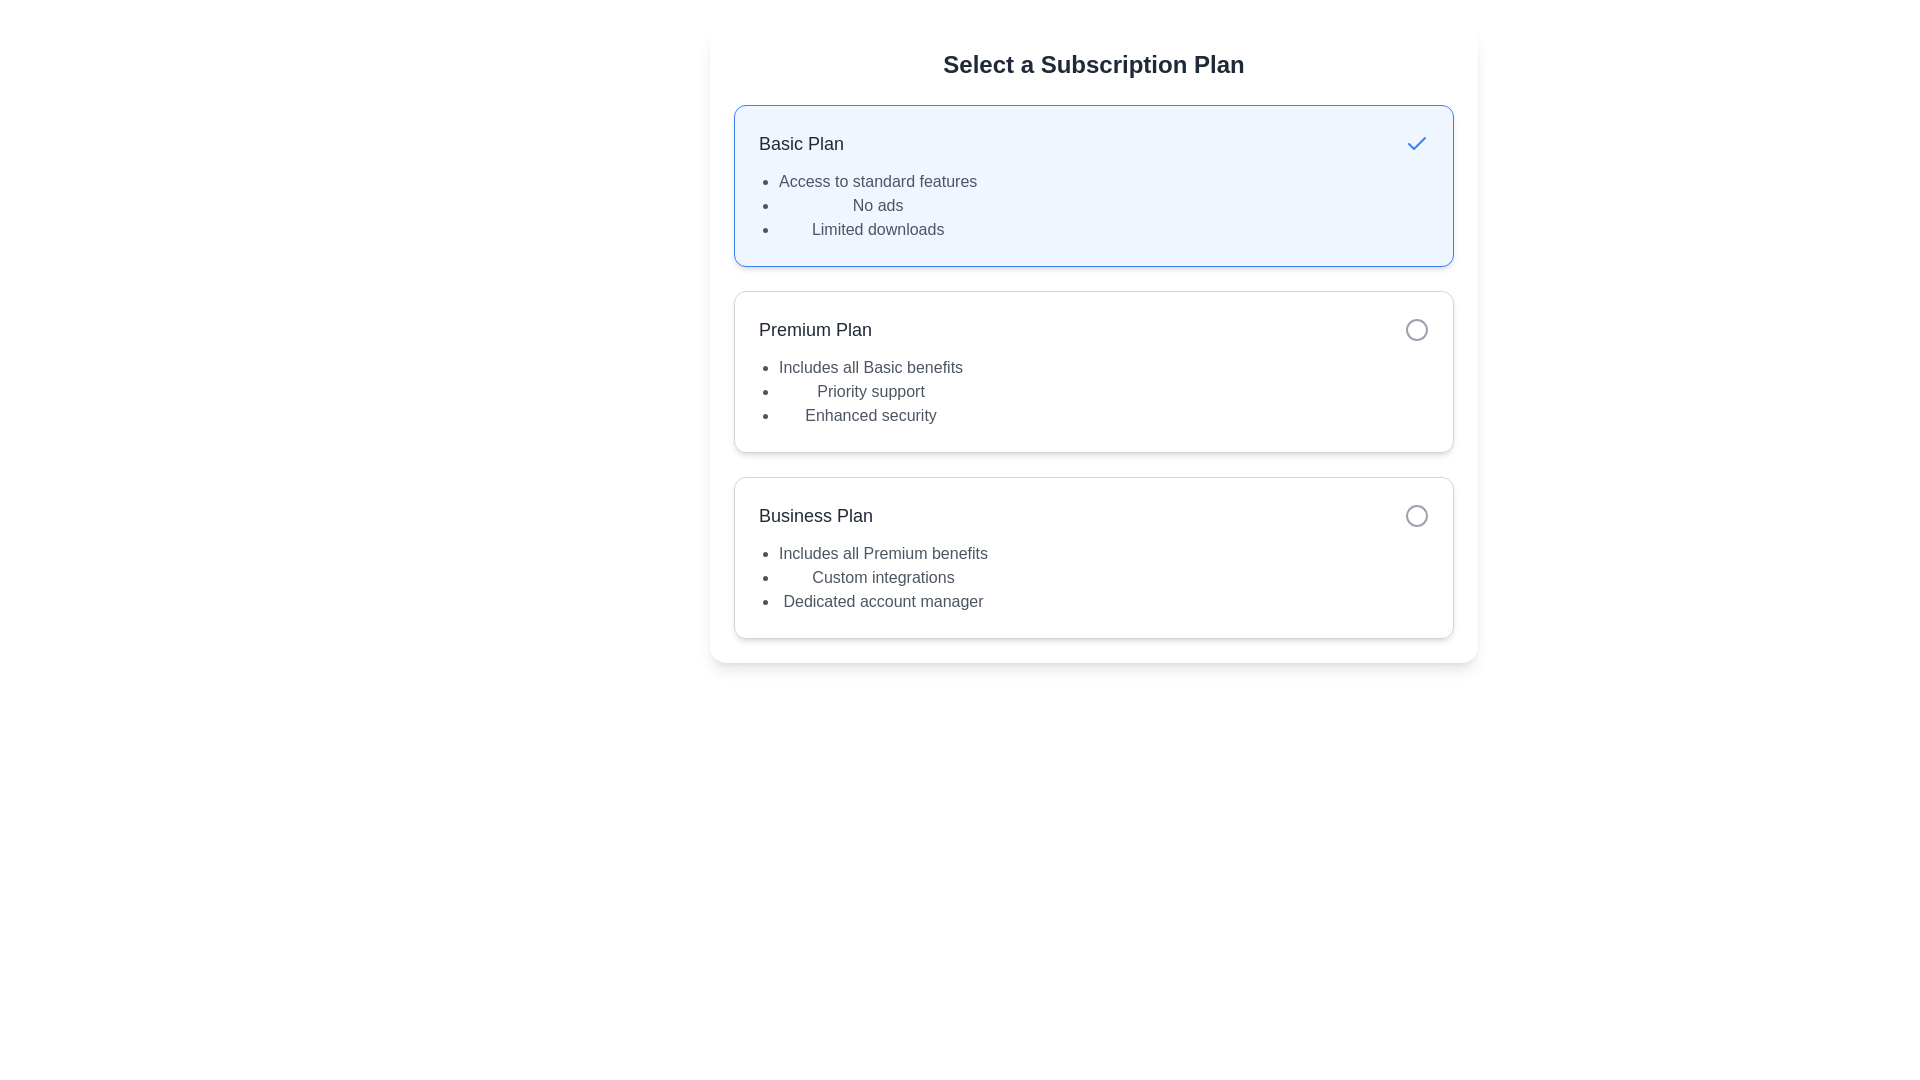 This screenshot has width=1920, height=1080. What do you see at coordinates (1415, 329) in the screenshot?
I see `the circular element located to the right of the 'Premium Plan' label in the subscription selection interface, which has a gray outline and no fill` at bounding box center [1415, 329].